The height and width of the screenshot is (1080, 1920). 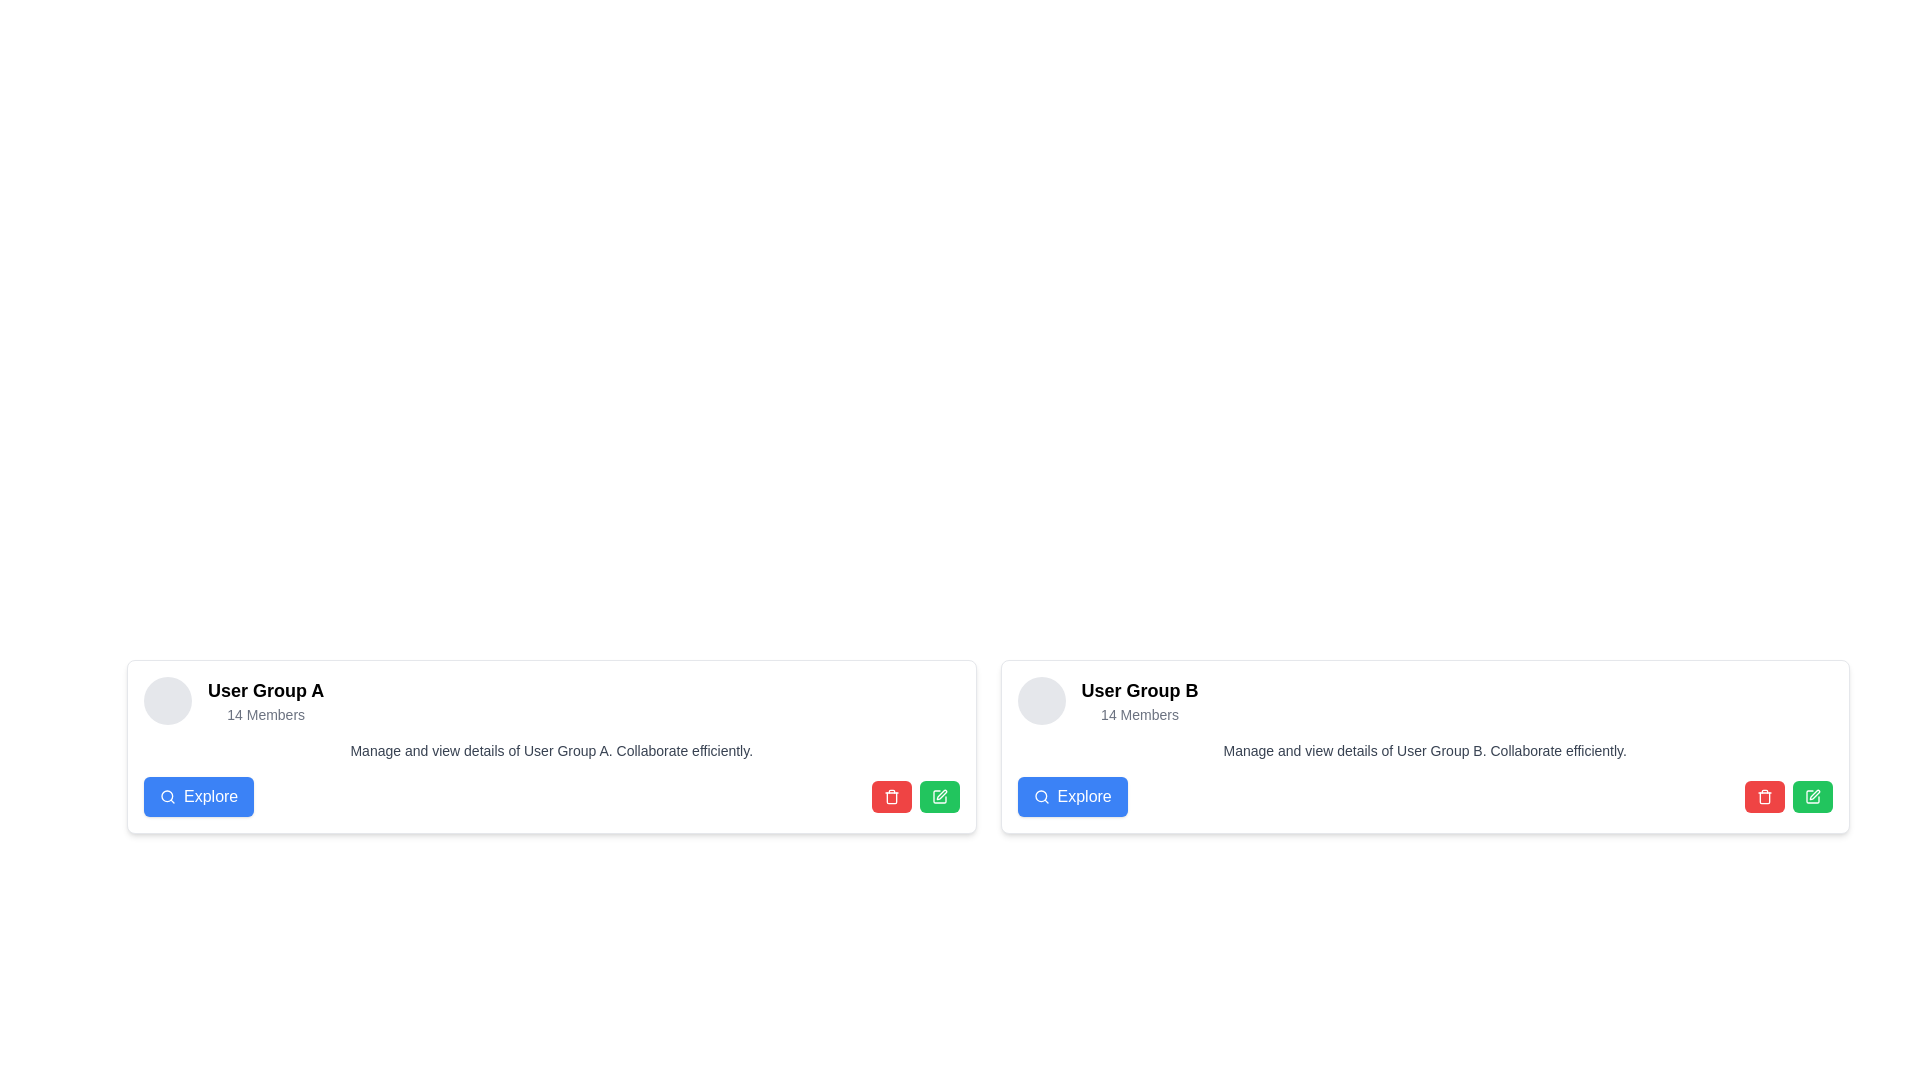 What do you see at coordinates (940, 793) in the screenshot?
I see `the small green pencil icon inside the green edit button located in the bottom-right corner of the card for 'User Group B'` at bounding box center [940, 793].